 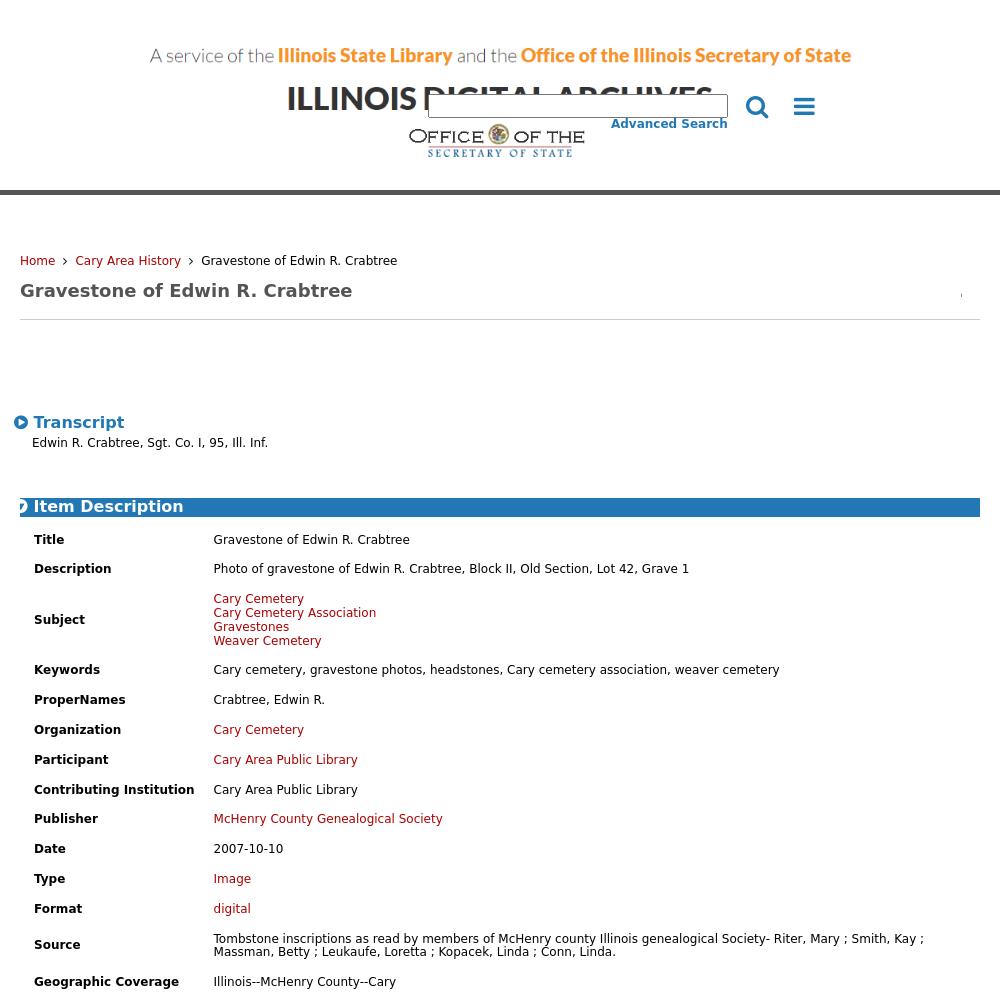 I want to click on 'Weaver Cemetery', so click(x=212, y=640).